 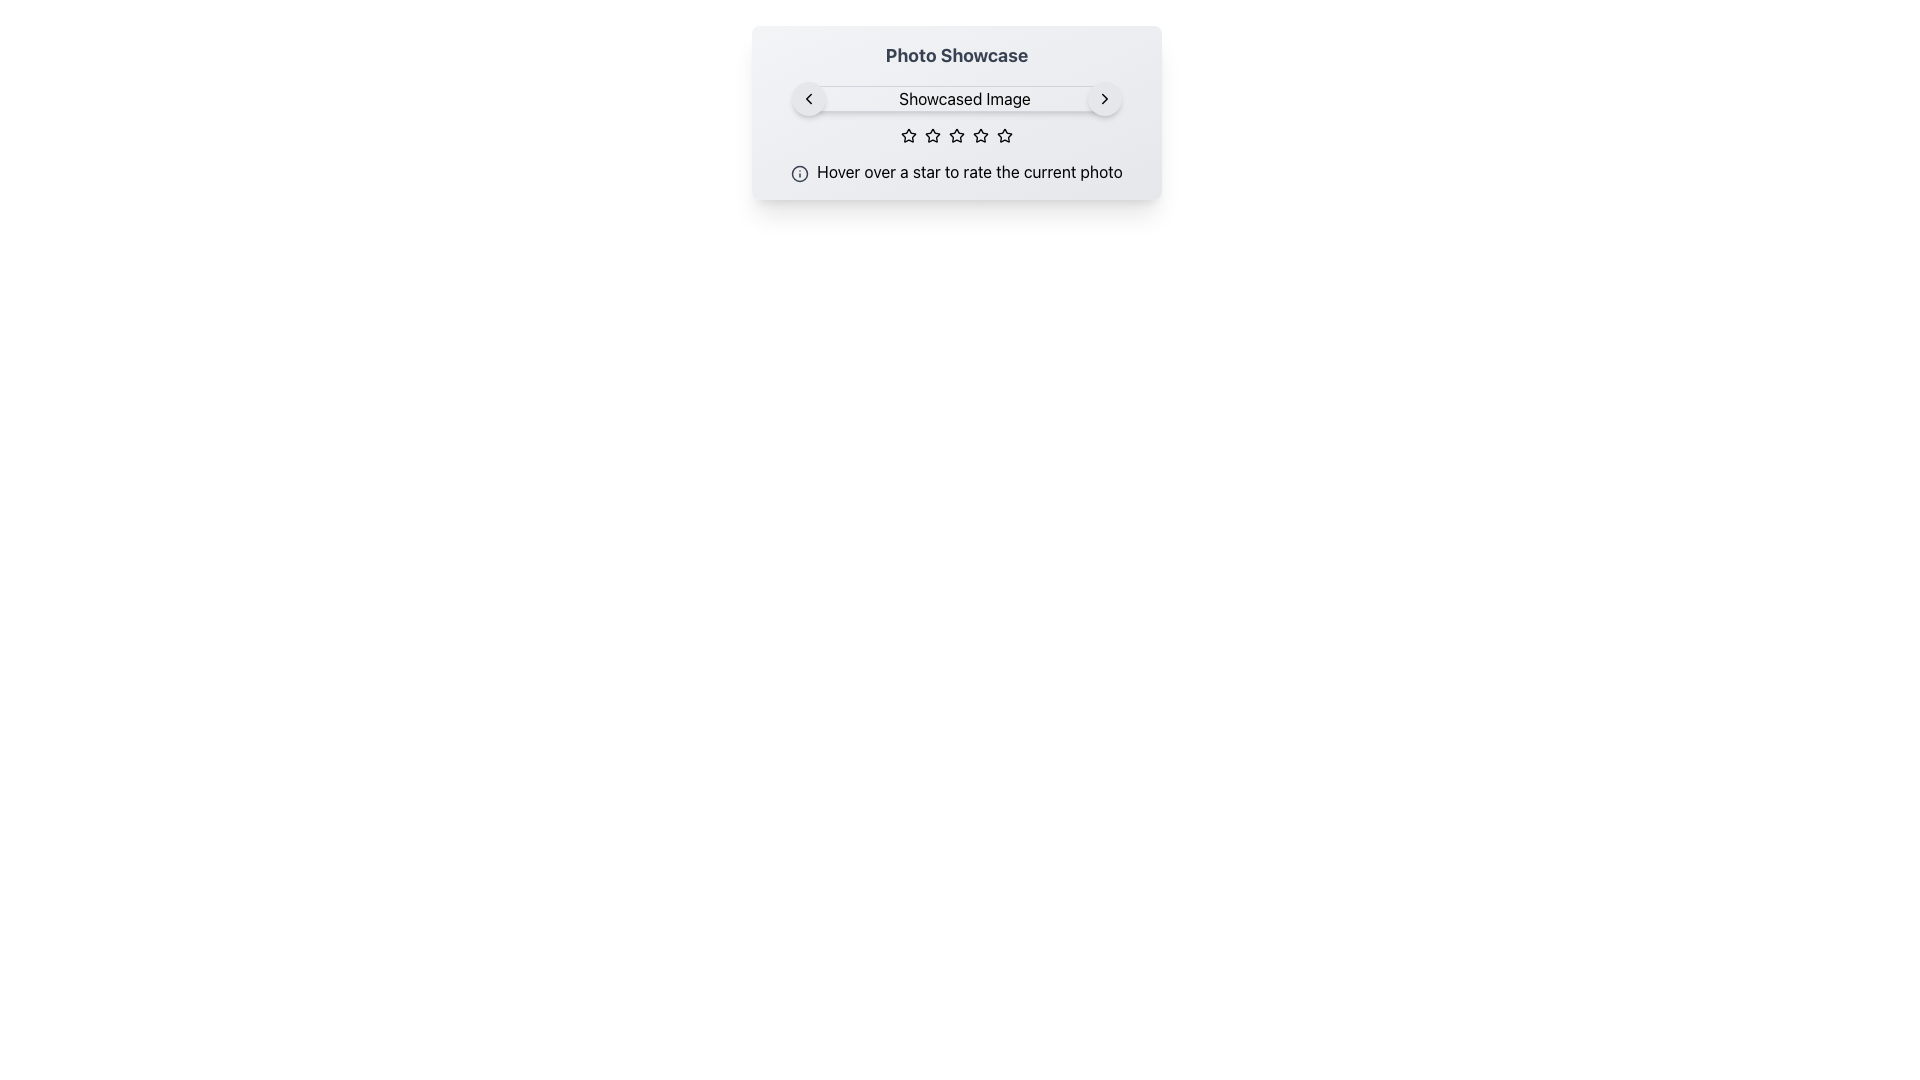 I want to click on the first star icon in the rating system located beneath the showcased image, so click(x=931, y=135).